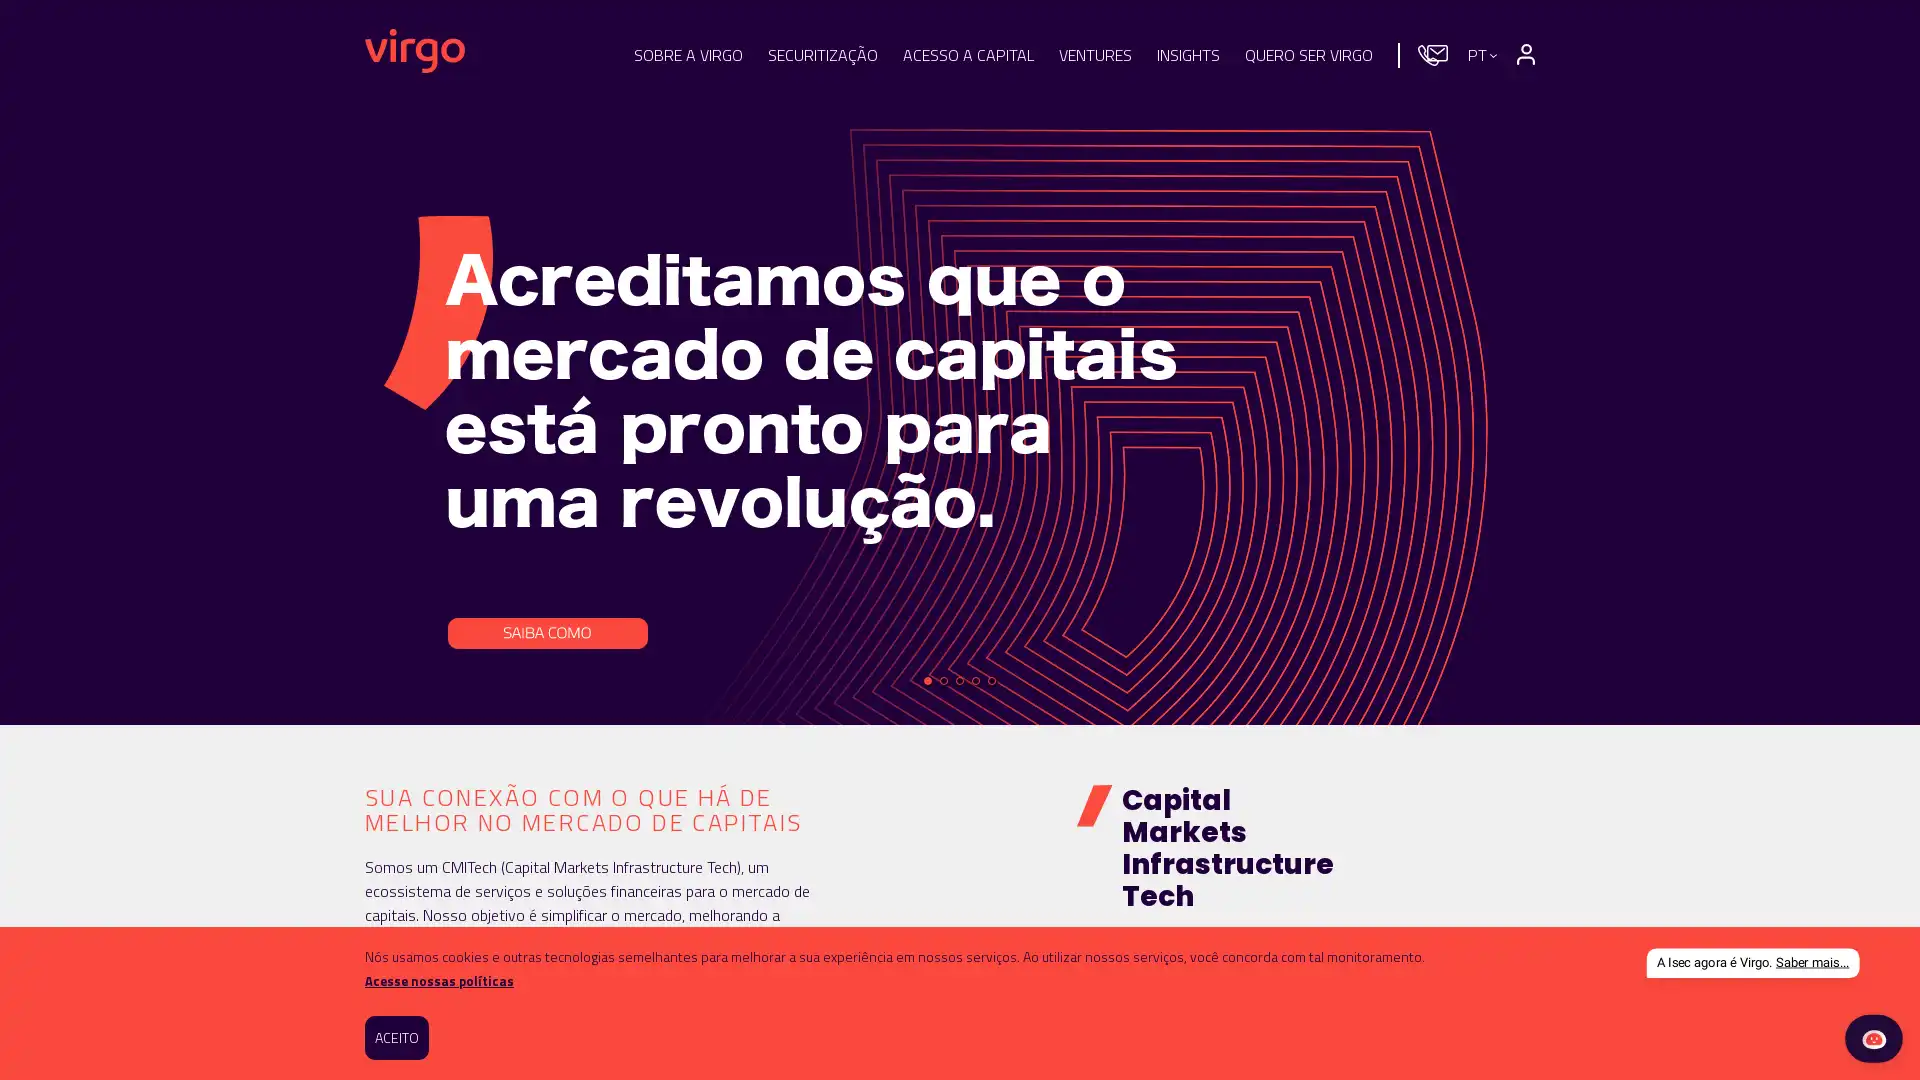  What do you see at coordinates (992, 680) in the screenshot?
I see `Go to slide 5` at bounding box center [992, 680].